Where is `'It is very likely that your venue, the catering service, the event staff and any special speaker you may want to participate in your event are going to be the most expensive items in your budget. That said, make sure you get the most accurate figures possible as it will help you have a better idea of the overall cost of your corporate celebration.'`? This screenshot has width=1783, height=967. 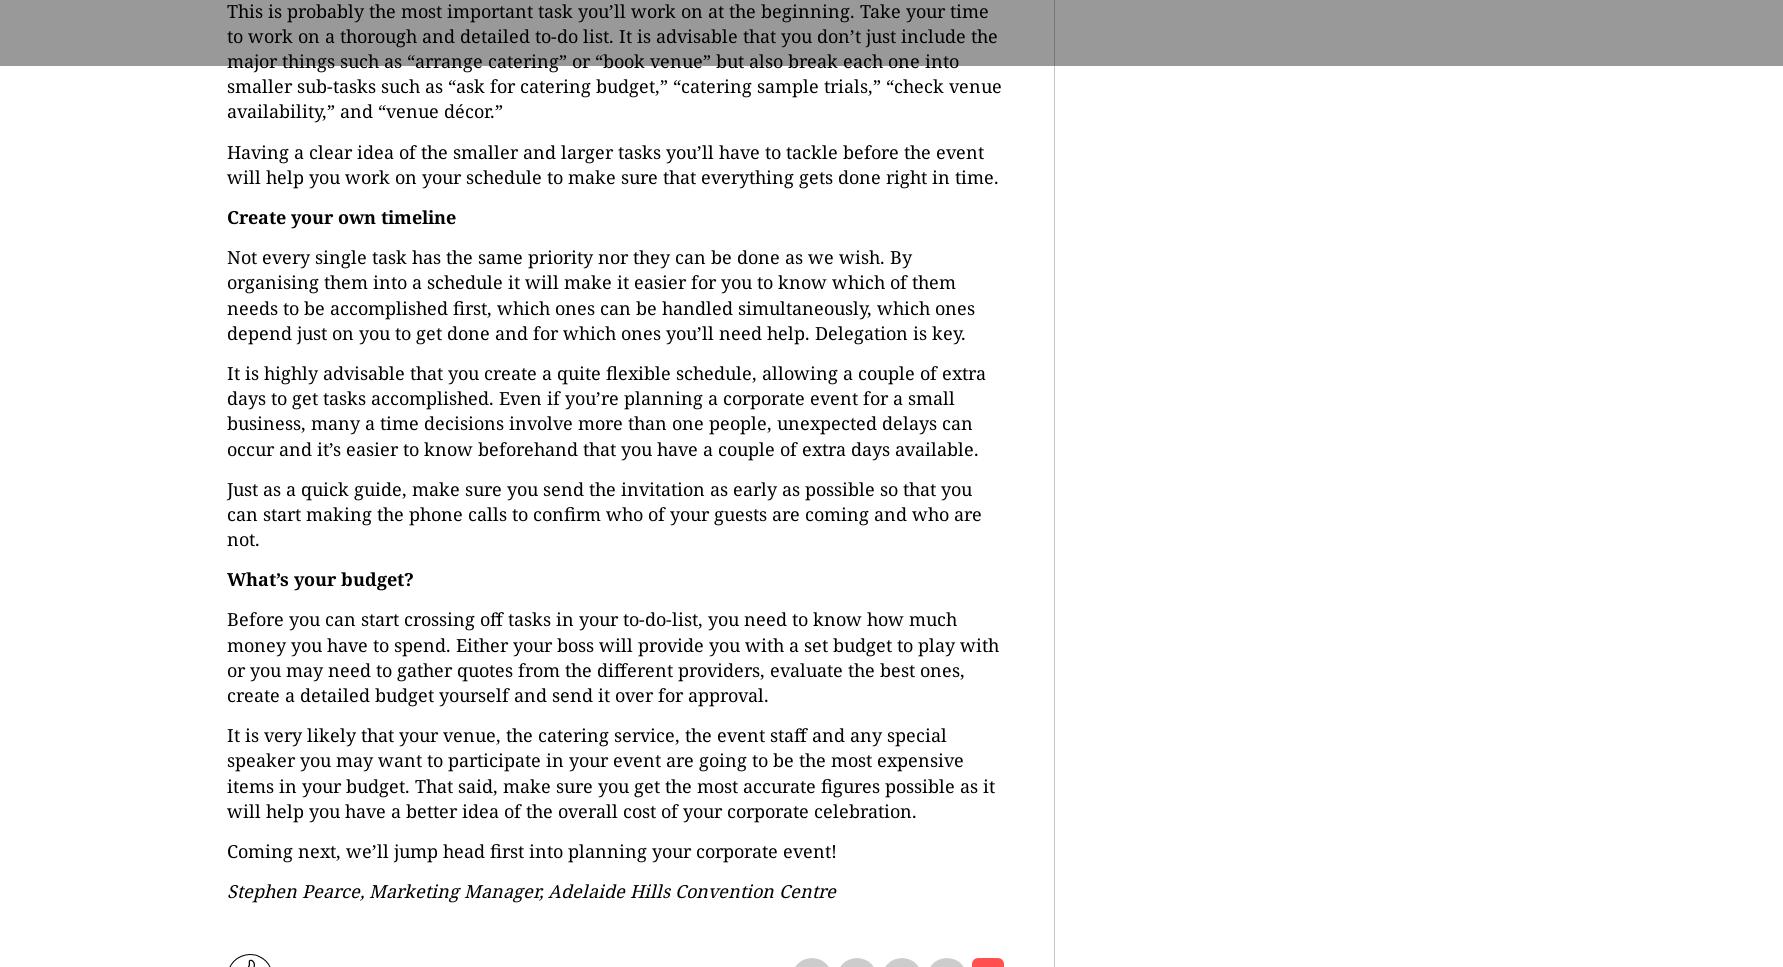
'It is very likely that your venue, the catering service, the event staff and any special speaker you may want to participate in your event are going to be the most expensive items in your budget. That said, make sure you get the most accurate figures possible as it will help you have a better idea of the overall cost of your corporate celebration.' is located at coordinates (226, 772).